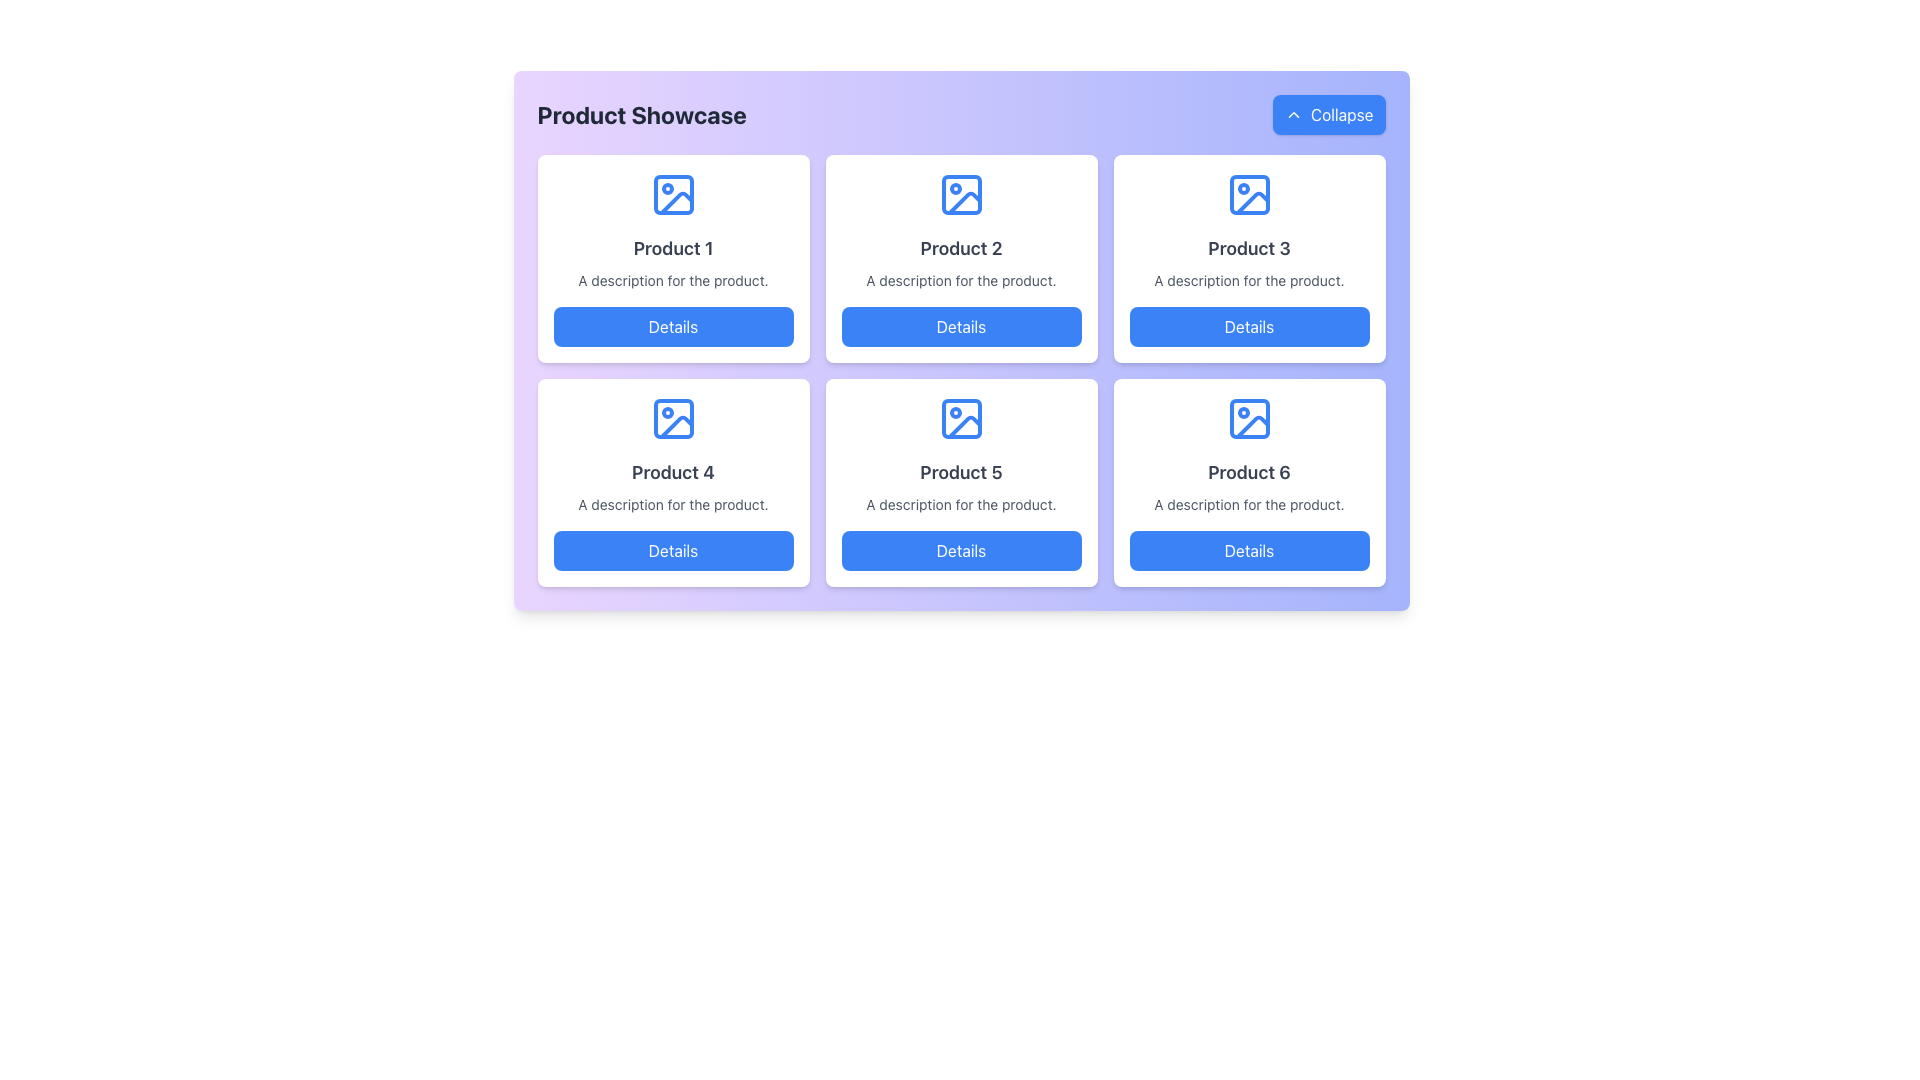 This screenshot has width=1920, height=1080. What do you see at coordinates (673, 326) in the screenshot?
I see `the button located below the text 'A description for the product.'` at bounding box center [673, 326].